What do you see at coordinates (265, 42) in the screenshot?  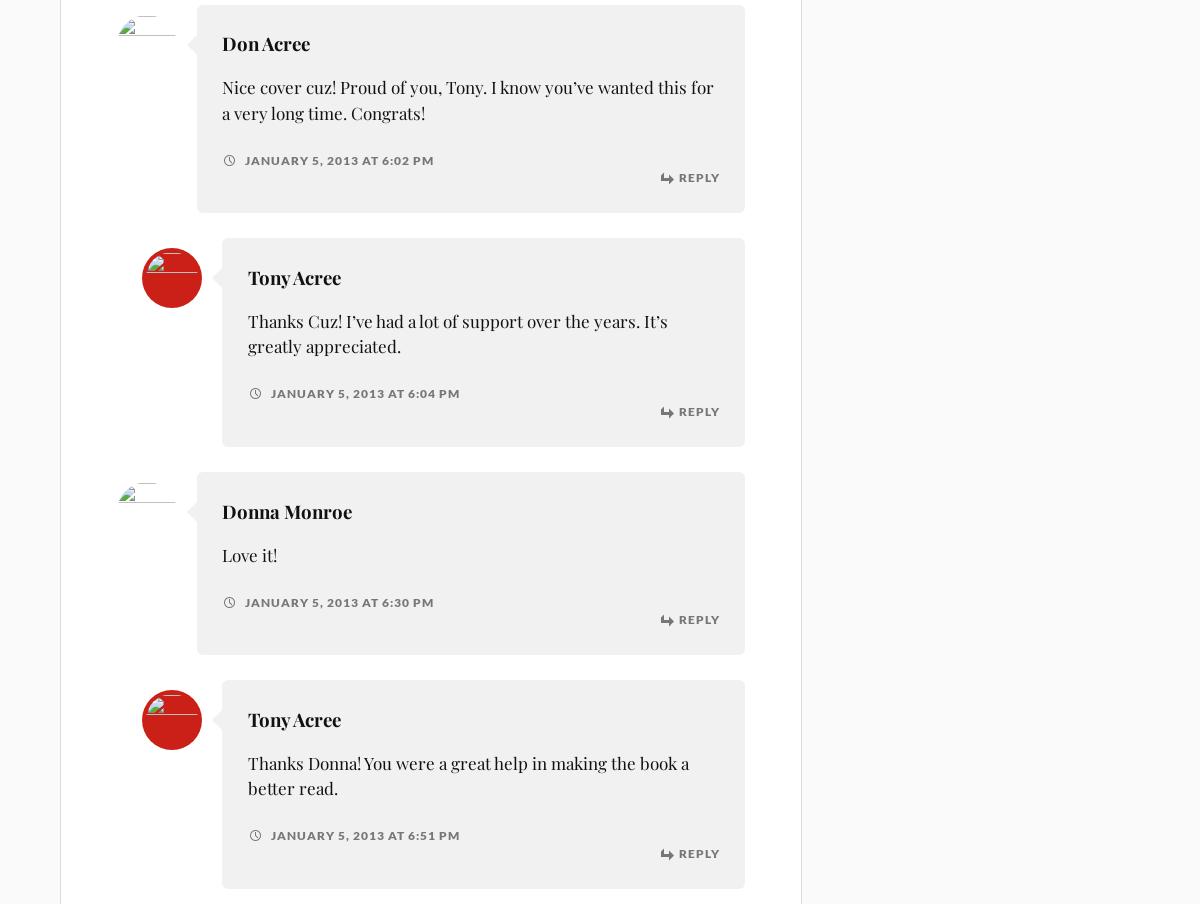 I see `'Don Acree'` at bounding box center [265, 42].